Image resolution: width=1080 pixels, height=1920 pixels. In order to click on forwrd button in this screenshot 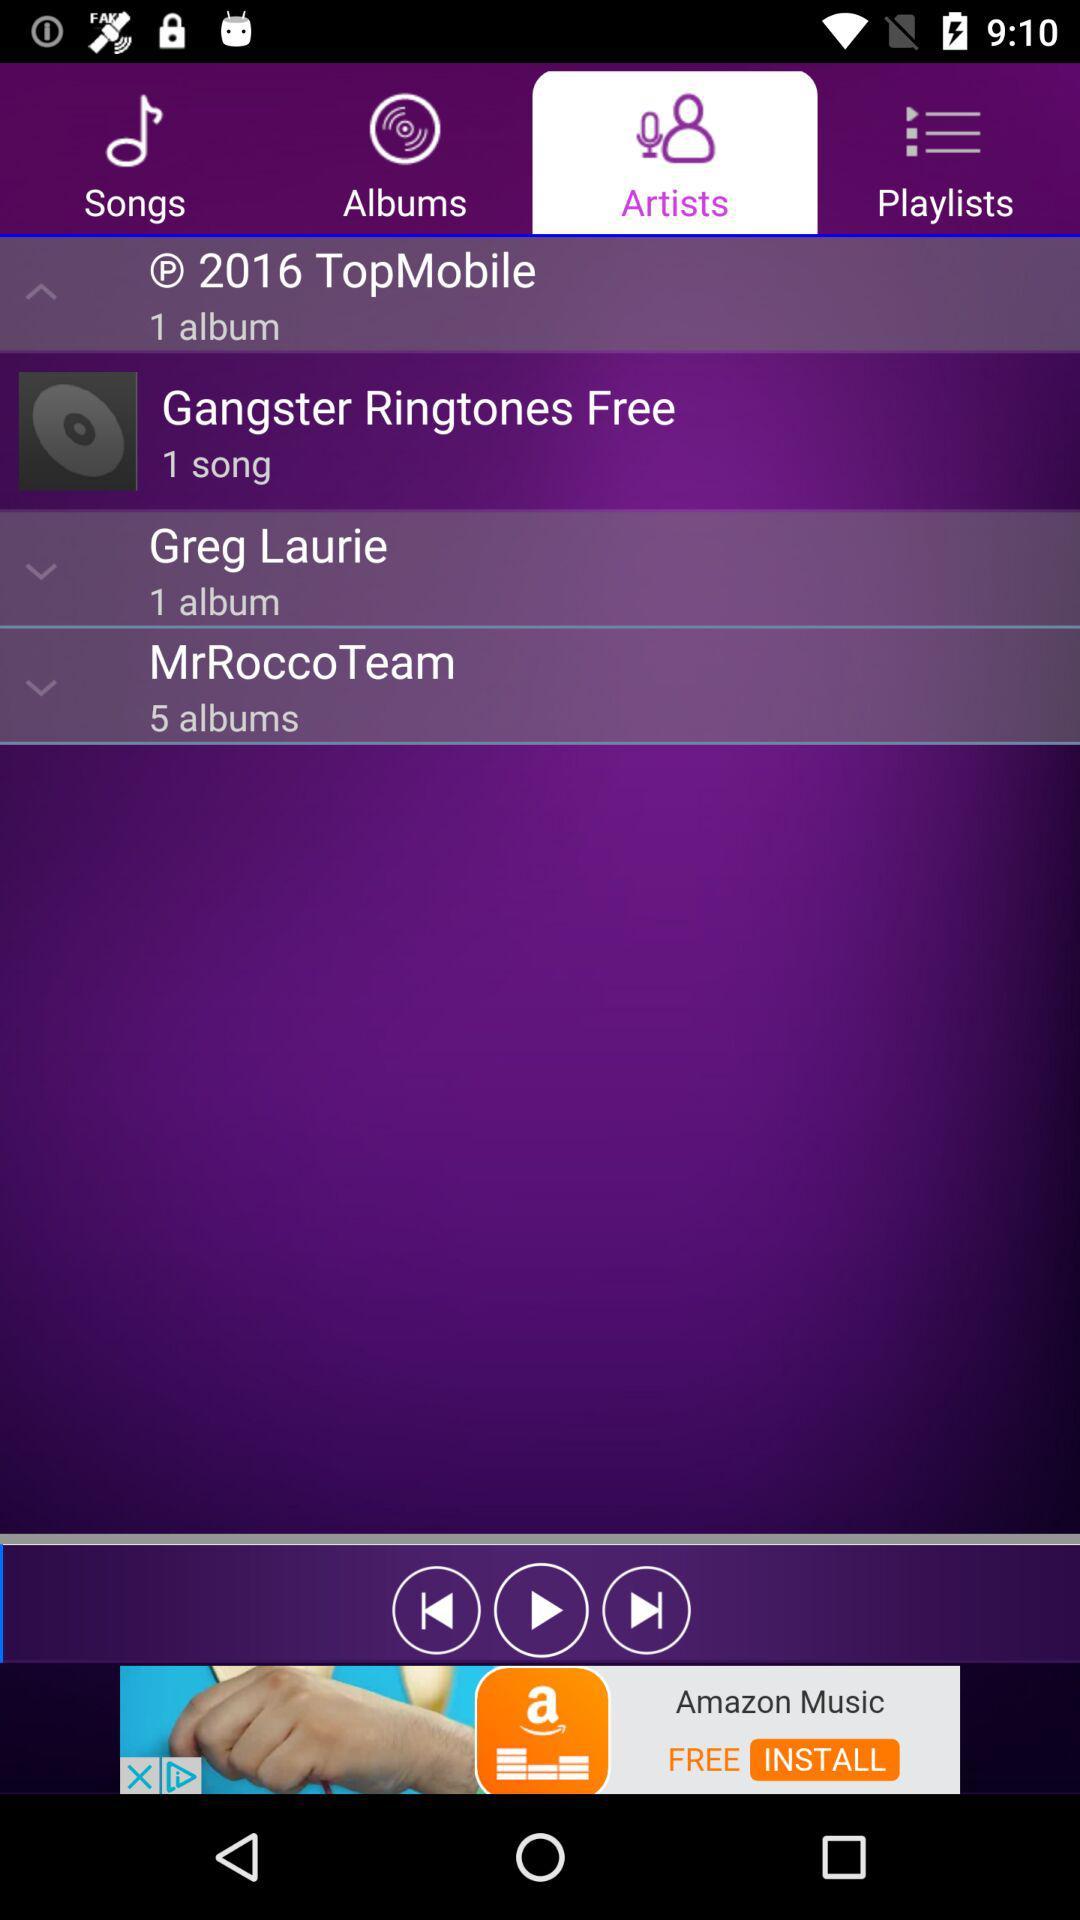, I will do `click(646, 1610)`.